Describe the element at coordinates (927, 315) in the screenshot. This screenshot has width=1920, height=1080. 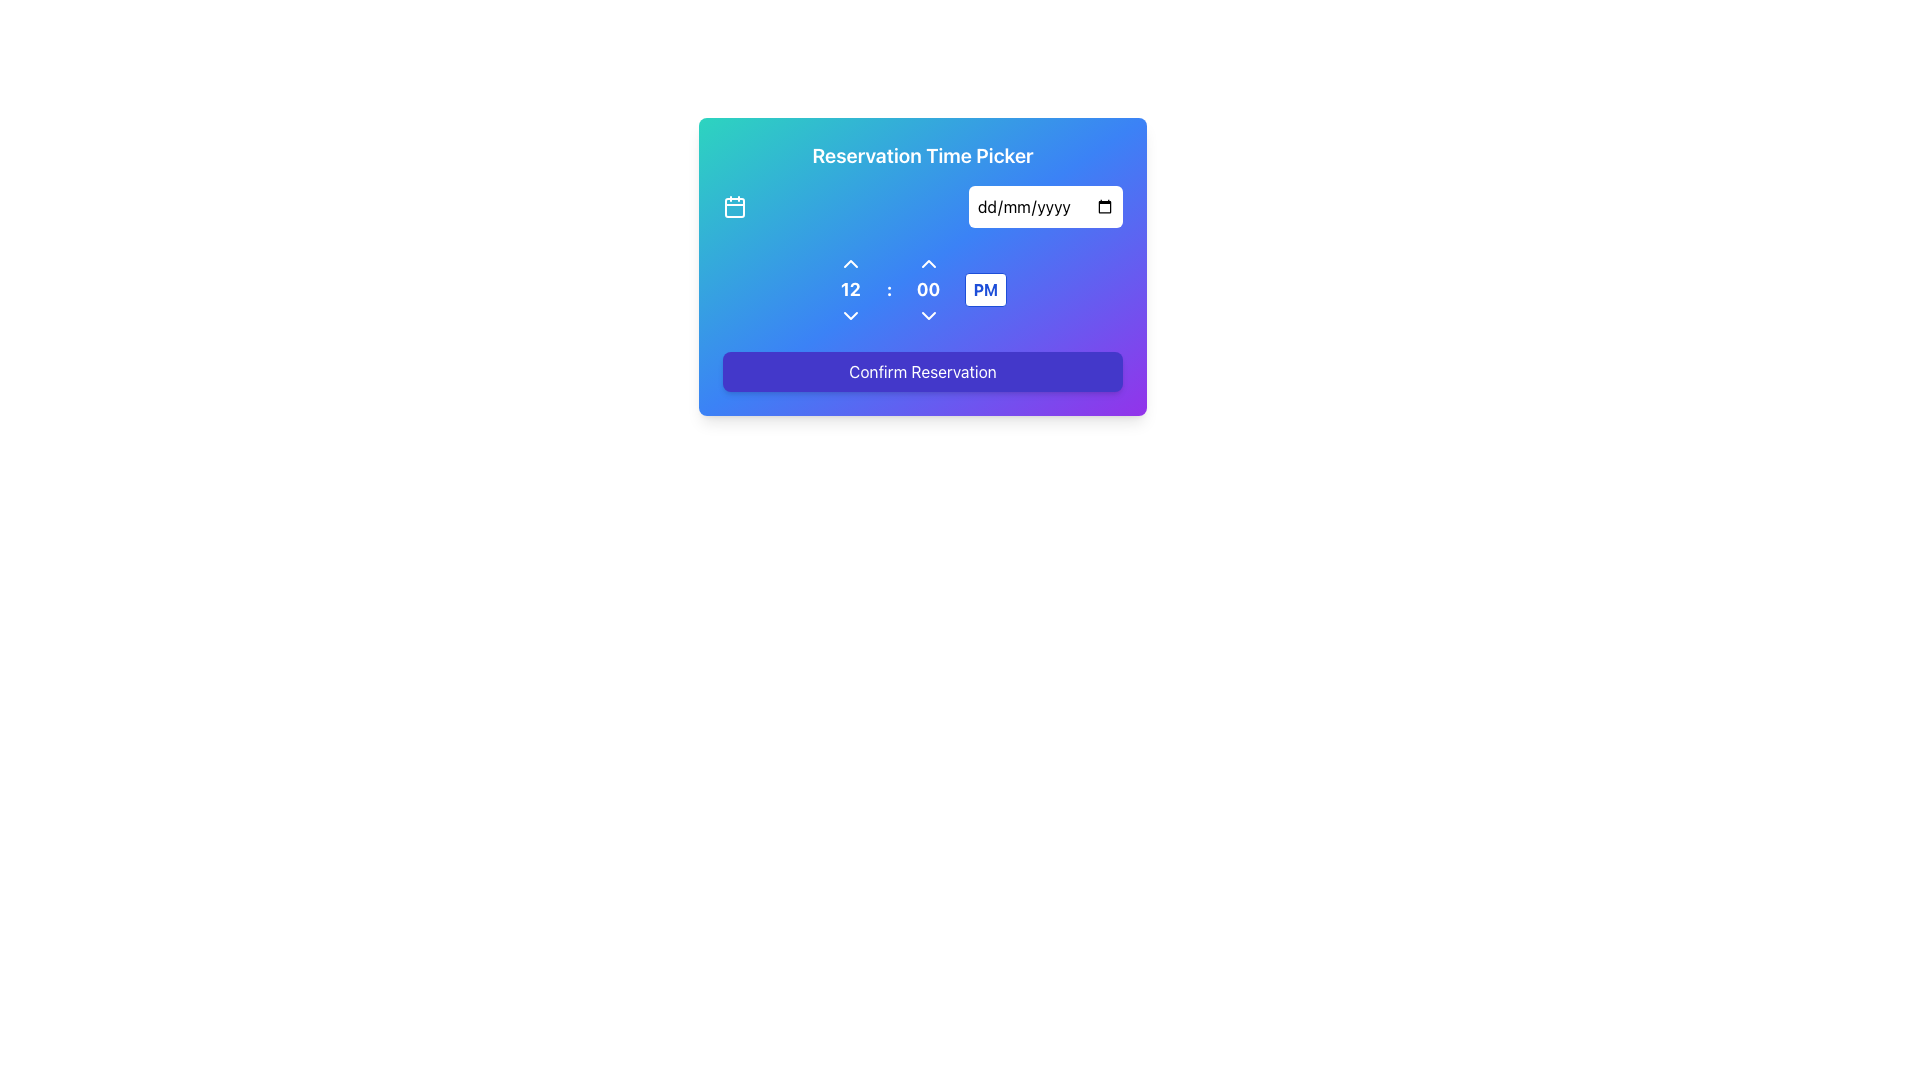
I see `the small downward-pointing chevron button styled in white against a gradient background of blue to purple, located directly below the bold white '00' in the time picker interface` at that location.